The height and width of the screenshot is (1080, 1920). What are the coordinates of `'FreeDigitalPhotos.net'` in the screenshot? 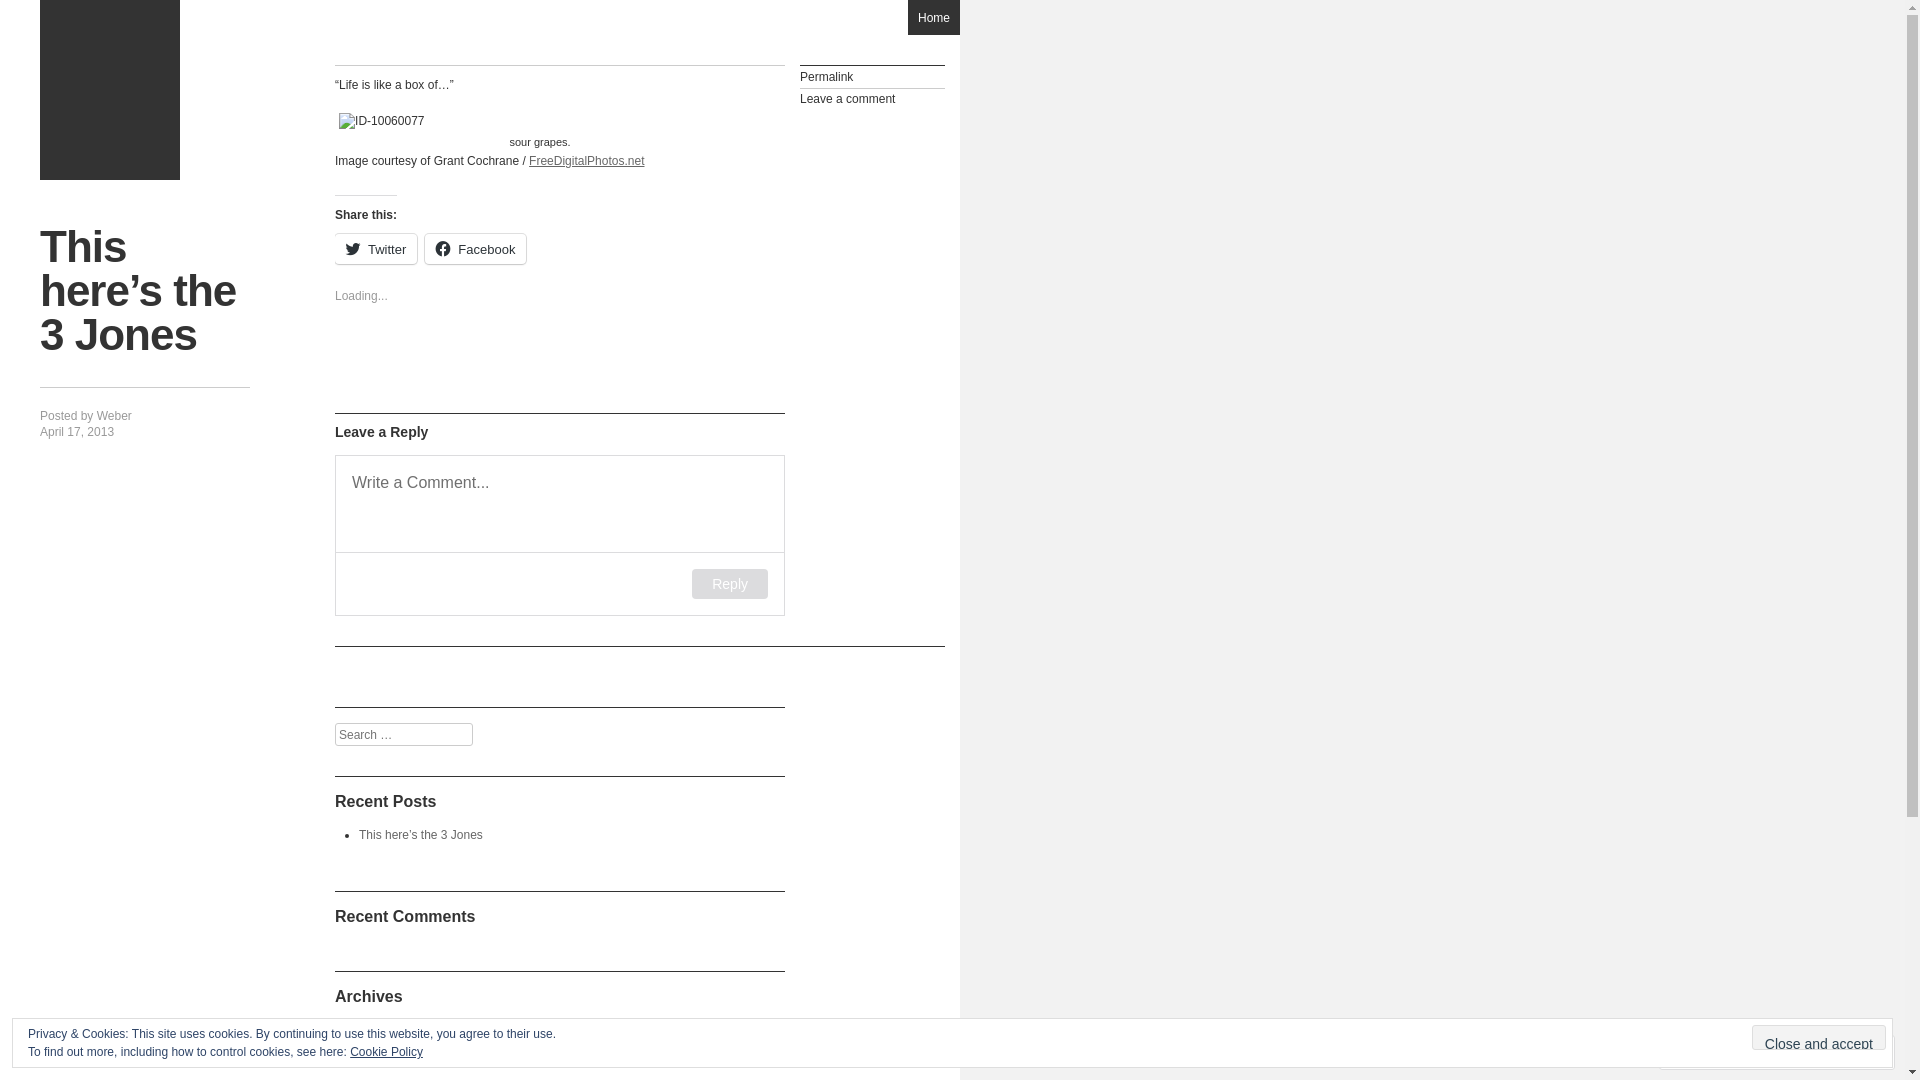 It's located at (585, 160).